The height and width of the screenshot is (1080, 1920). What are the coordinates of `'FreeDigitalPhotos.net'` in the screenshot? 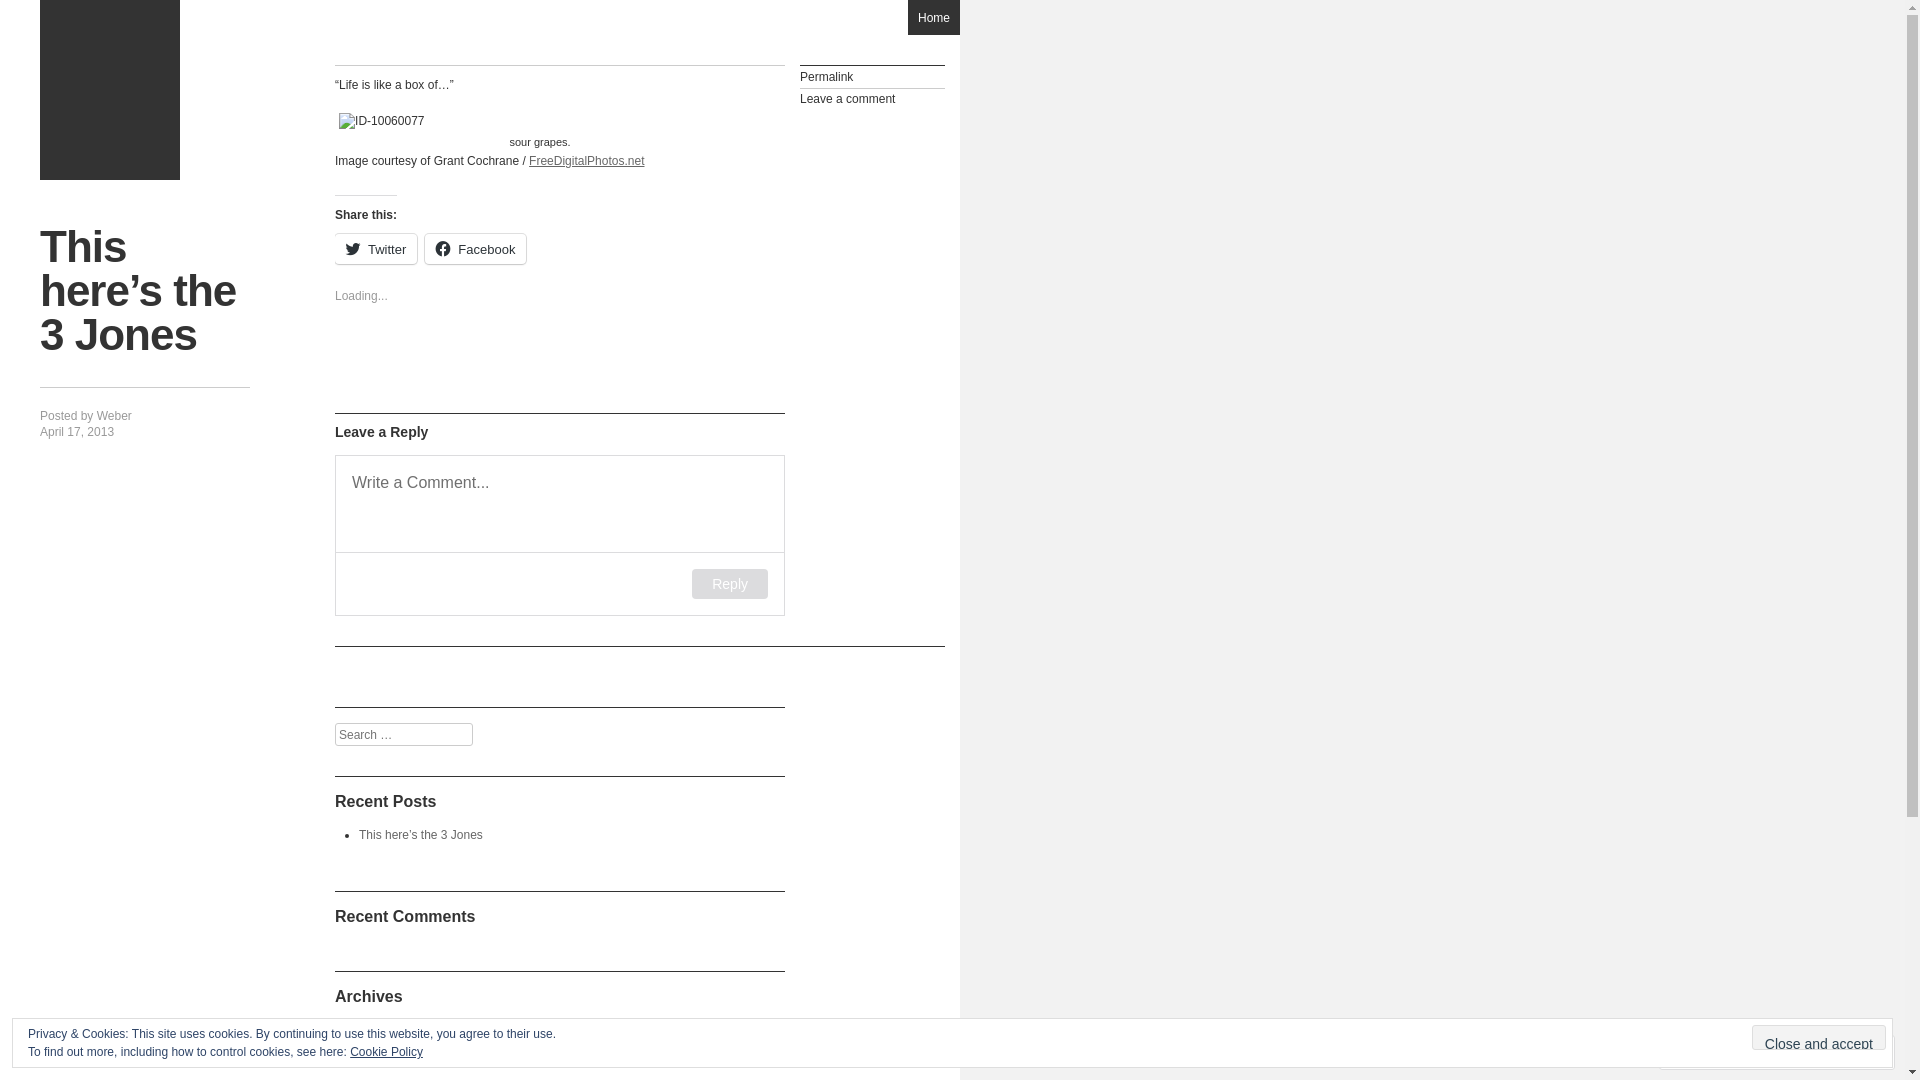 It's located at (585, 160).